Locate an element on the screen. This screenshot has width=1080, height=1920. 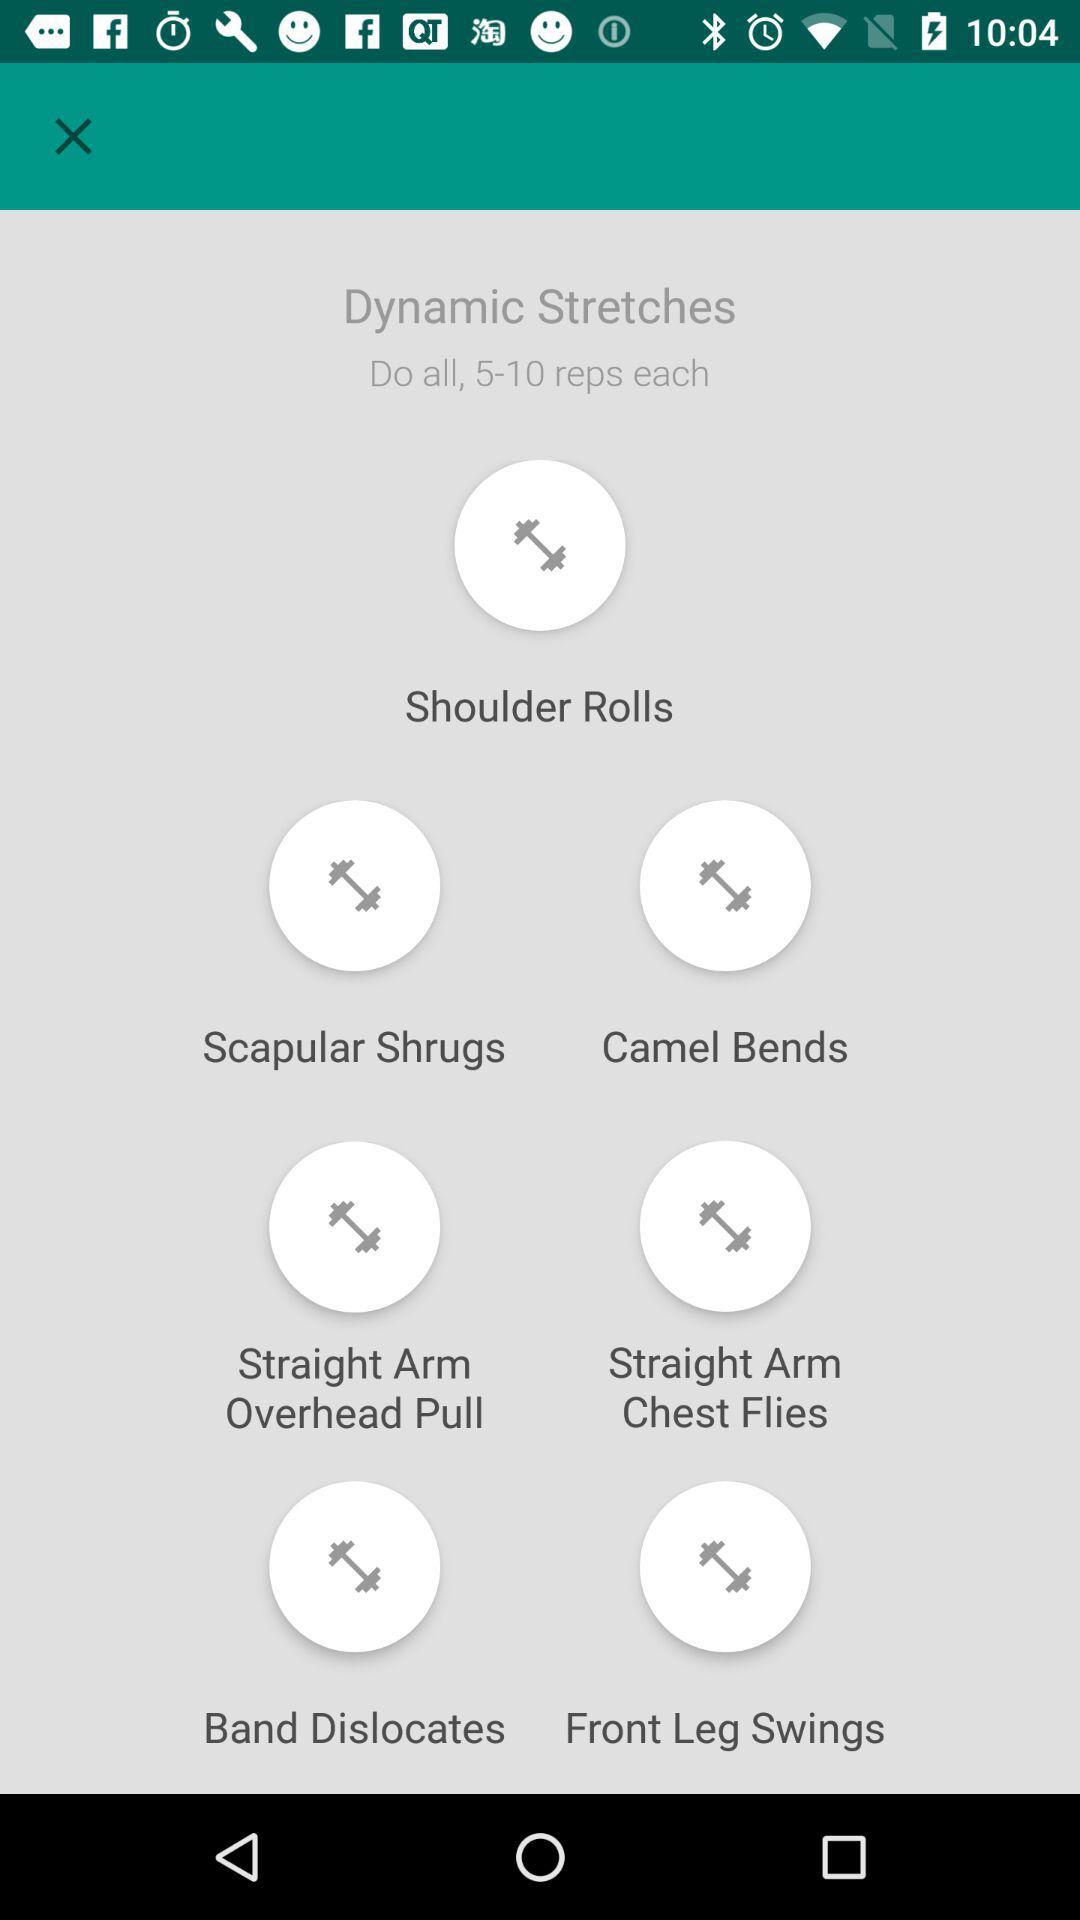
direction of swing is located at coordinates (725, 1565).